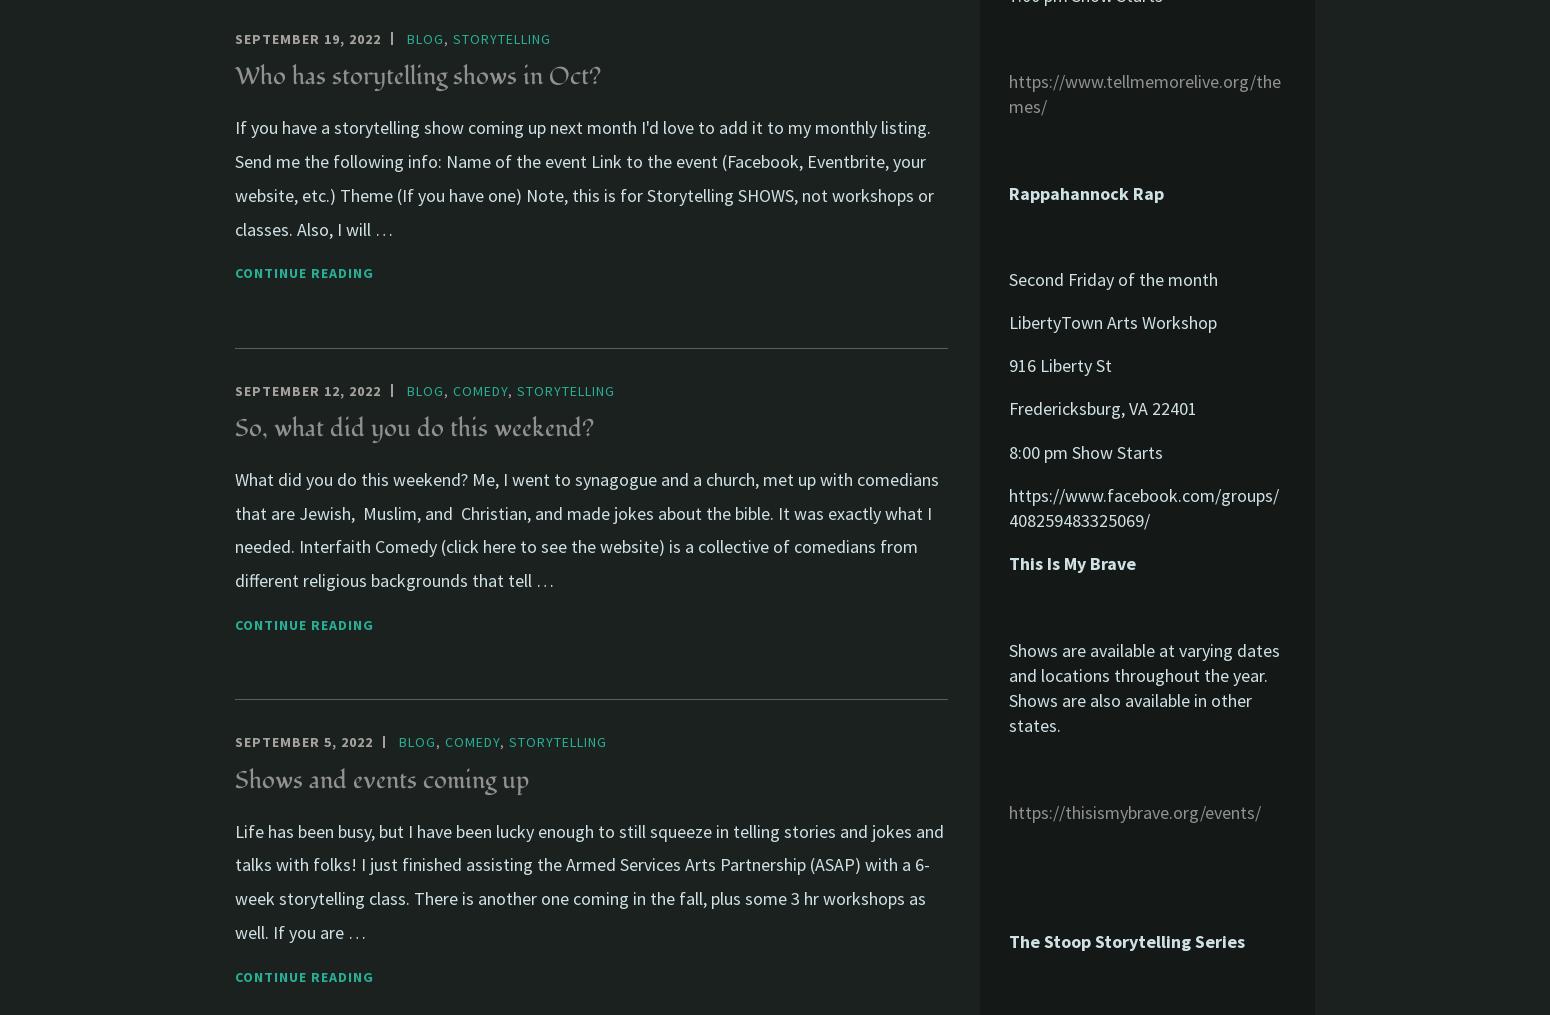 This screenshot has width=1550, height=1015. What do you see at coordinates (234, 76) in the screenshot?
I see `'Who has storytelling shows in Oct?'` at bounding box center [234, 76].